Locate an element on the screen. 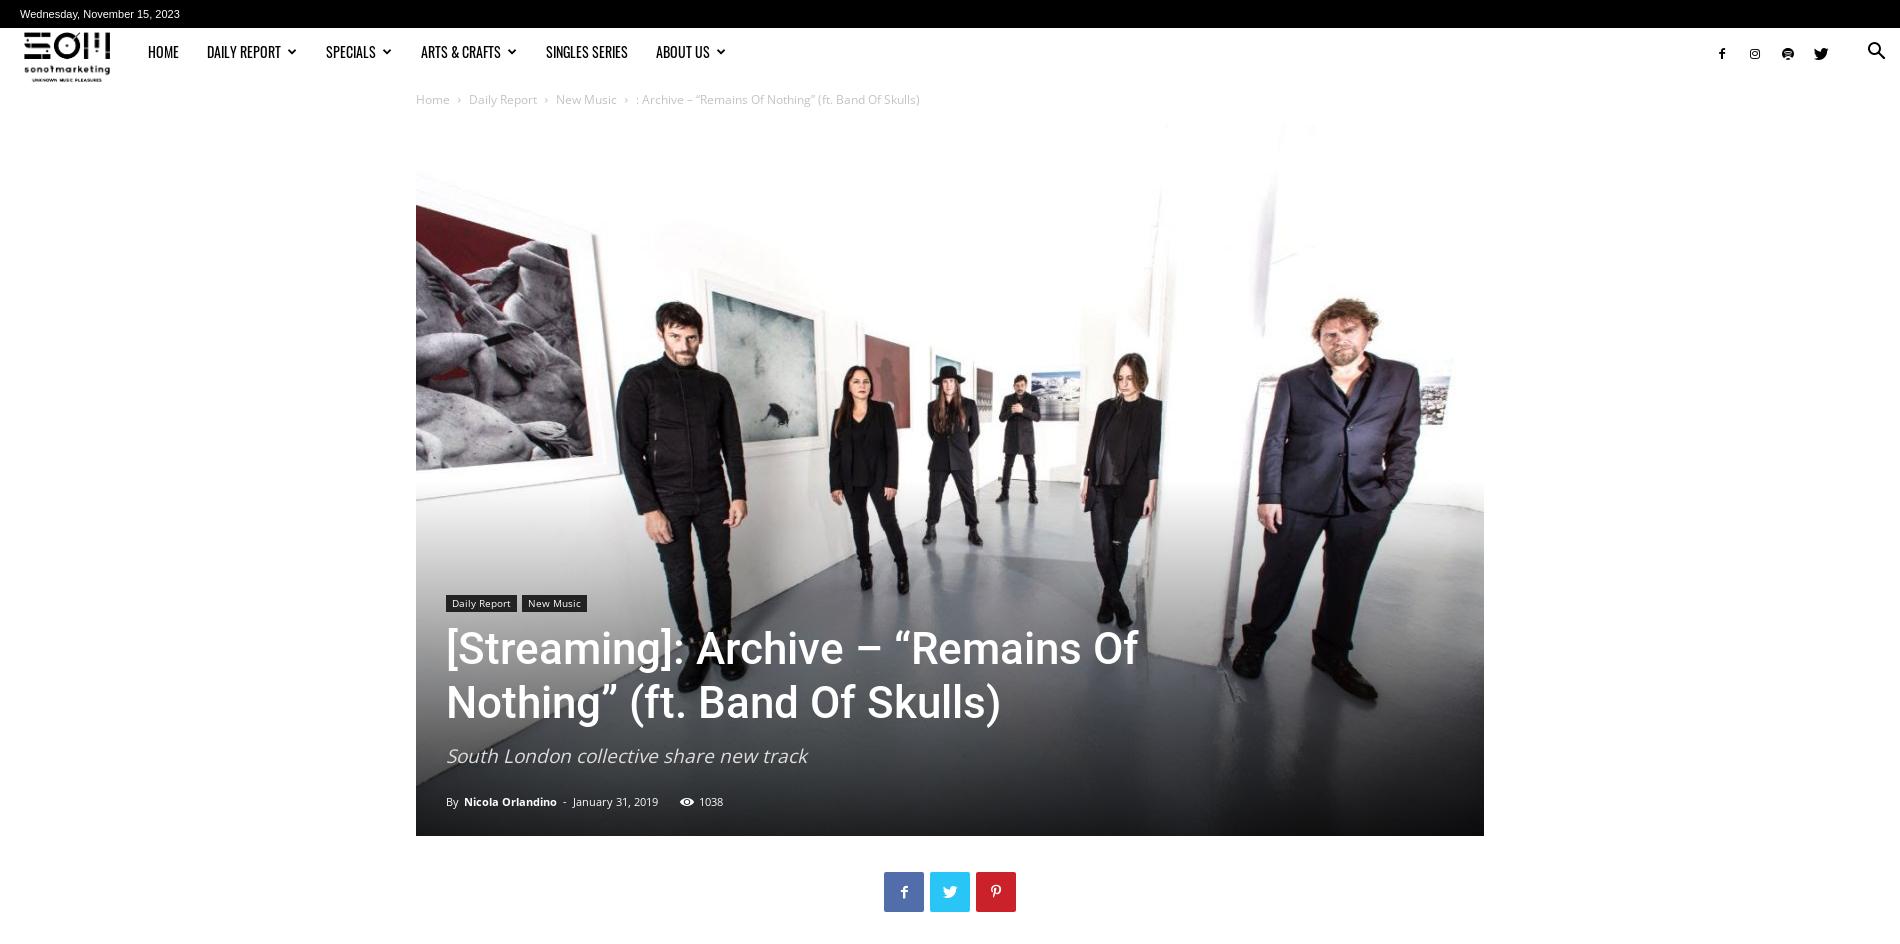 This screenshot has width=1900, height=944. 'Search' is located at coordinates (948, 100).